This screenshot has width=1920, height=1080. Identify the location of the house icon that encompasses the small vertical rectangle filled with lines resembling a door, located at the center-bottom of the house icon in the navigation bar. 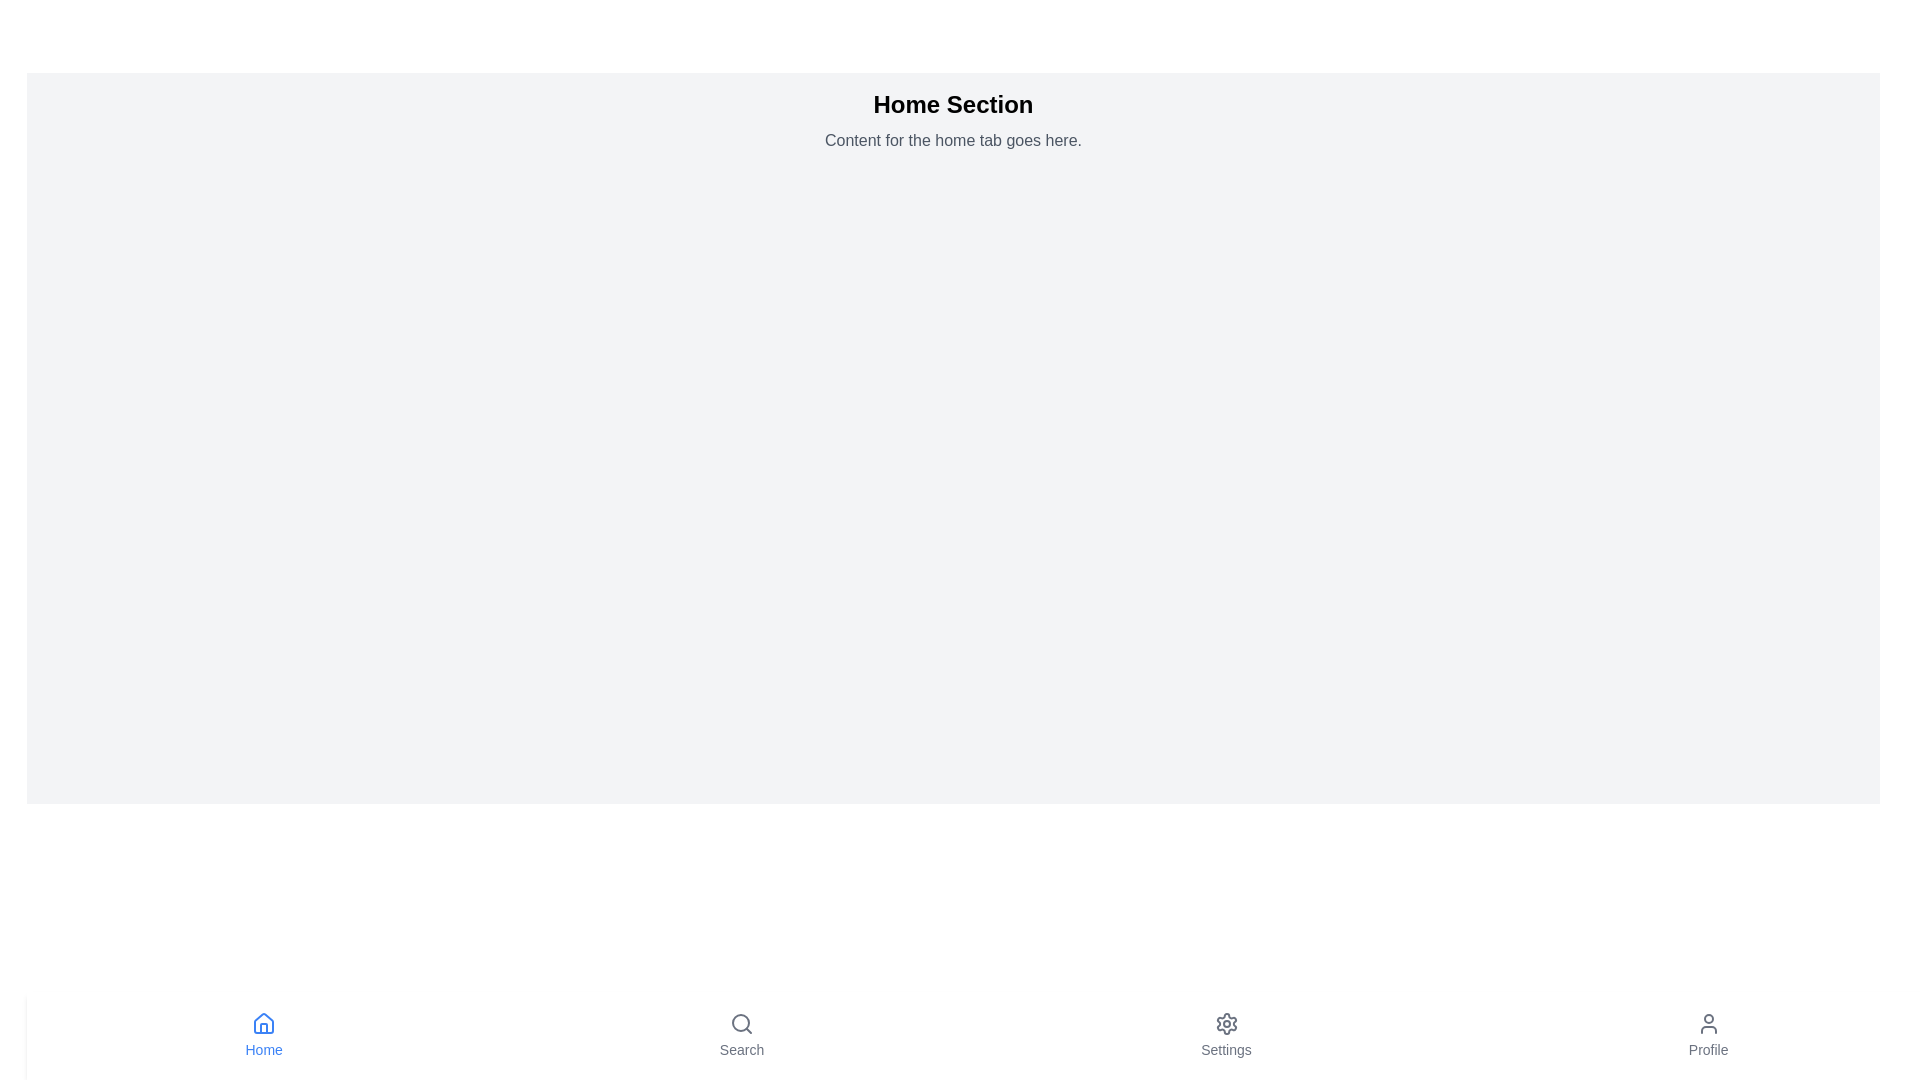
(263, 1028).